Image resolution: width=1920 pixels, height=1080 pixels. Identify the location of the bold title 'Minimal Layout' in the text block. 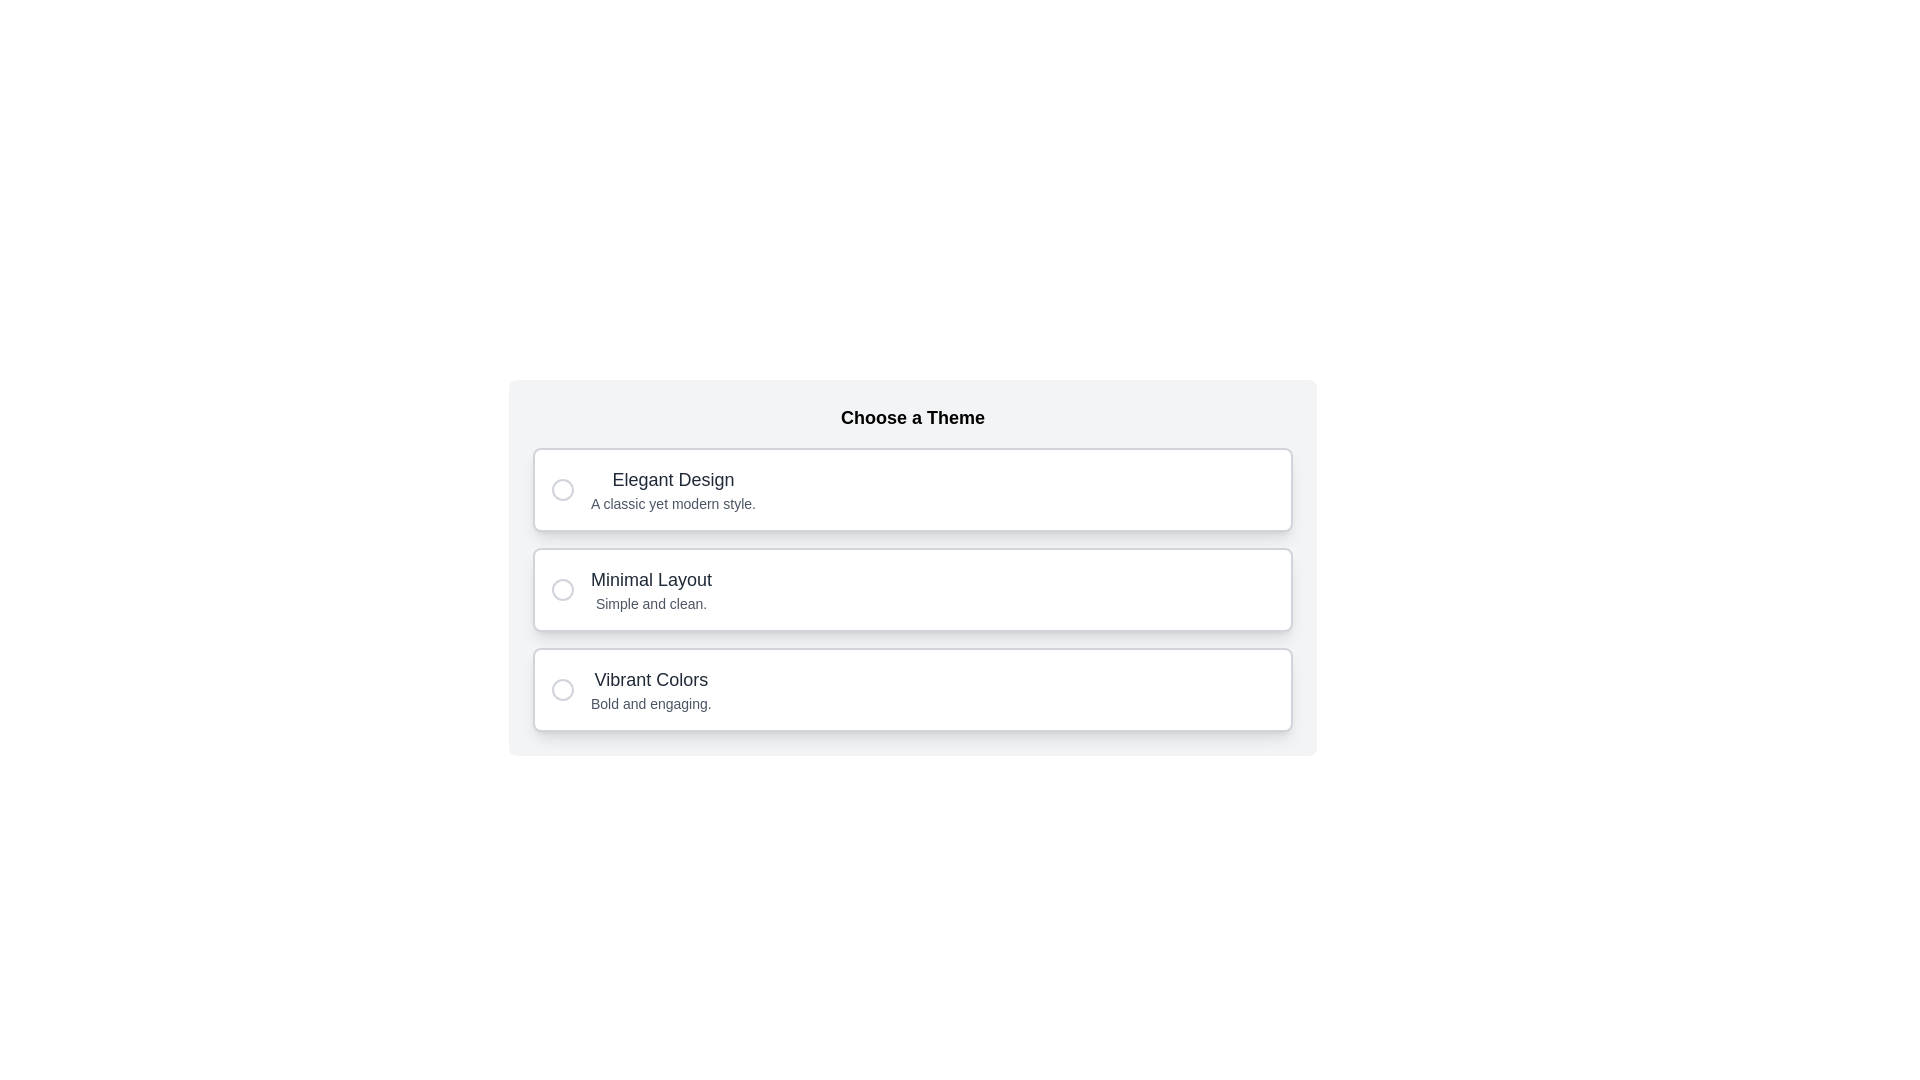
(651, 589).